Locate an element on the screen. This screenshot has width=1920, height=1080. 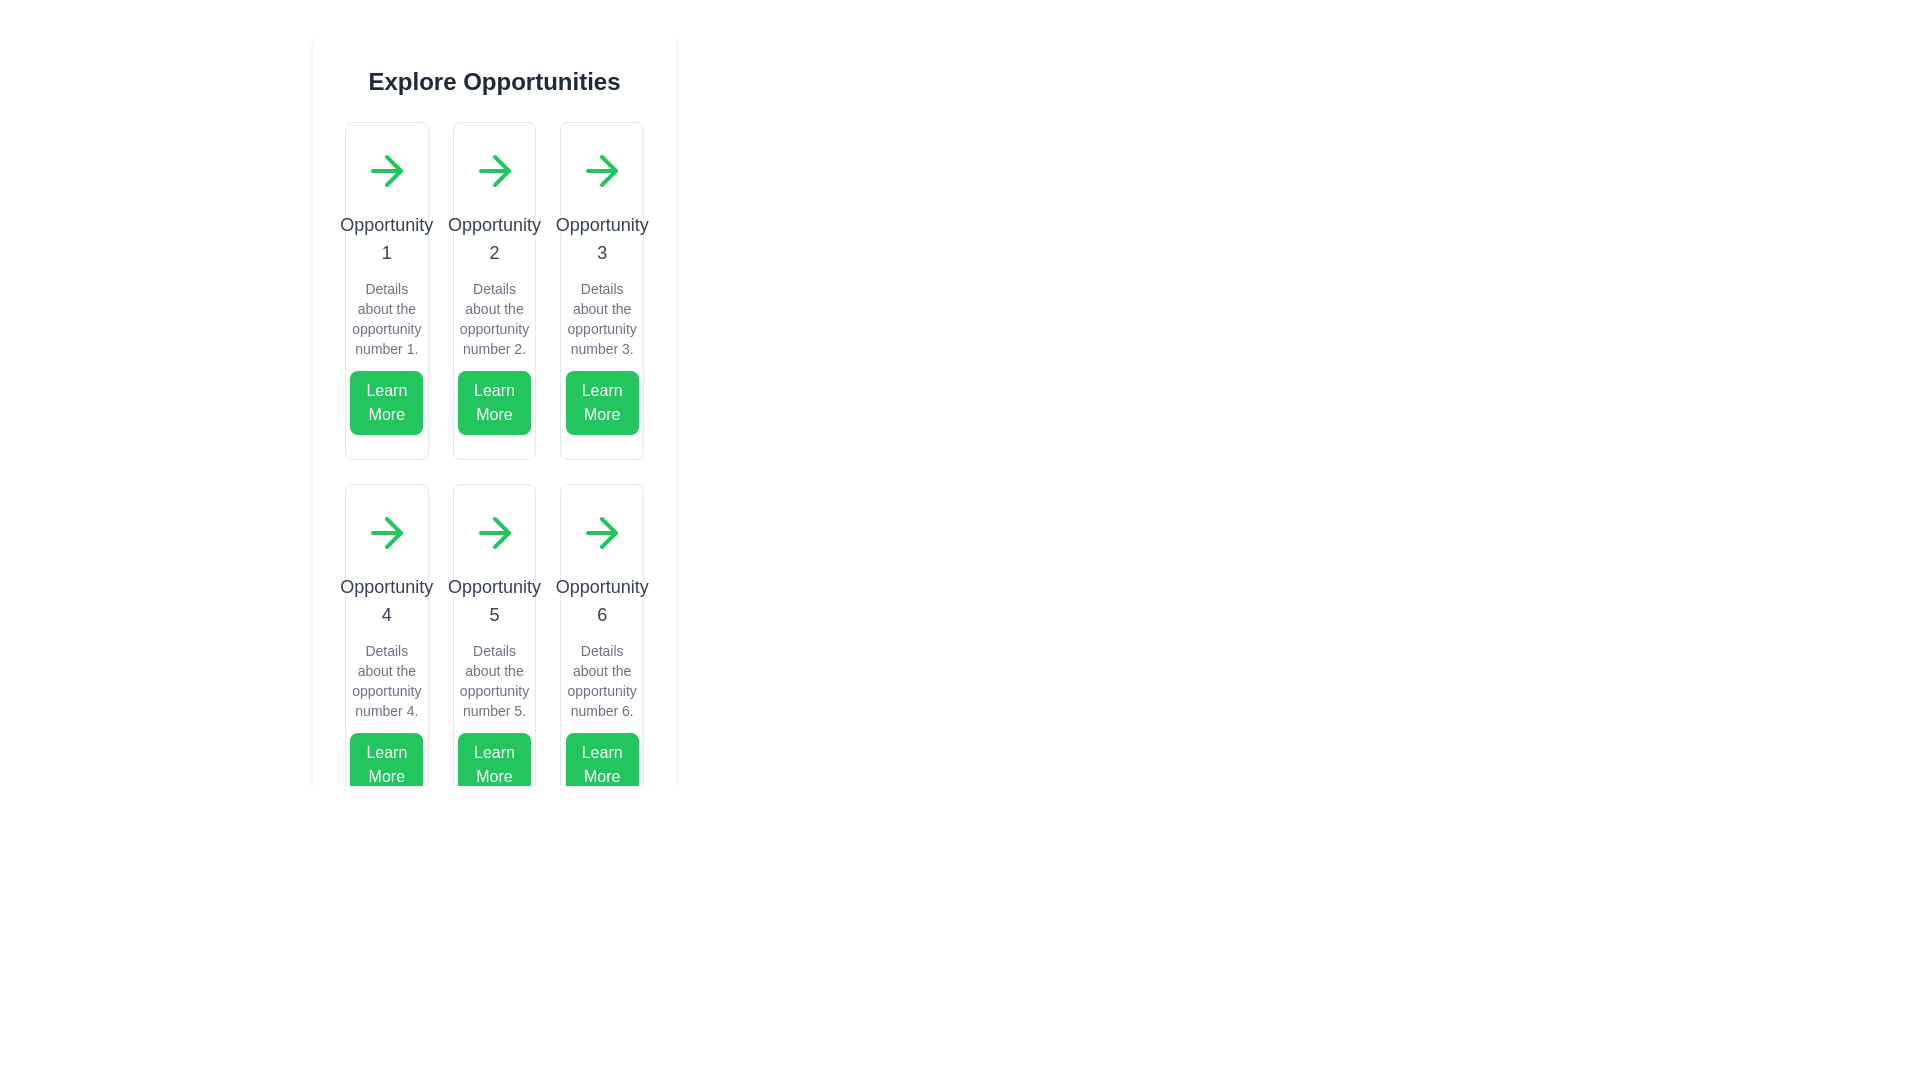
the forward navigation arrow icon located in the center of the fifth opportunity card, which is positioned above the text 'Opportunity 5' is located at coordinates (501, 531).